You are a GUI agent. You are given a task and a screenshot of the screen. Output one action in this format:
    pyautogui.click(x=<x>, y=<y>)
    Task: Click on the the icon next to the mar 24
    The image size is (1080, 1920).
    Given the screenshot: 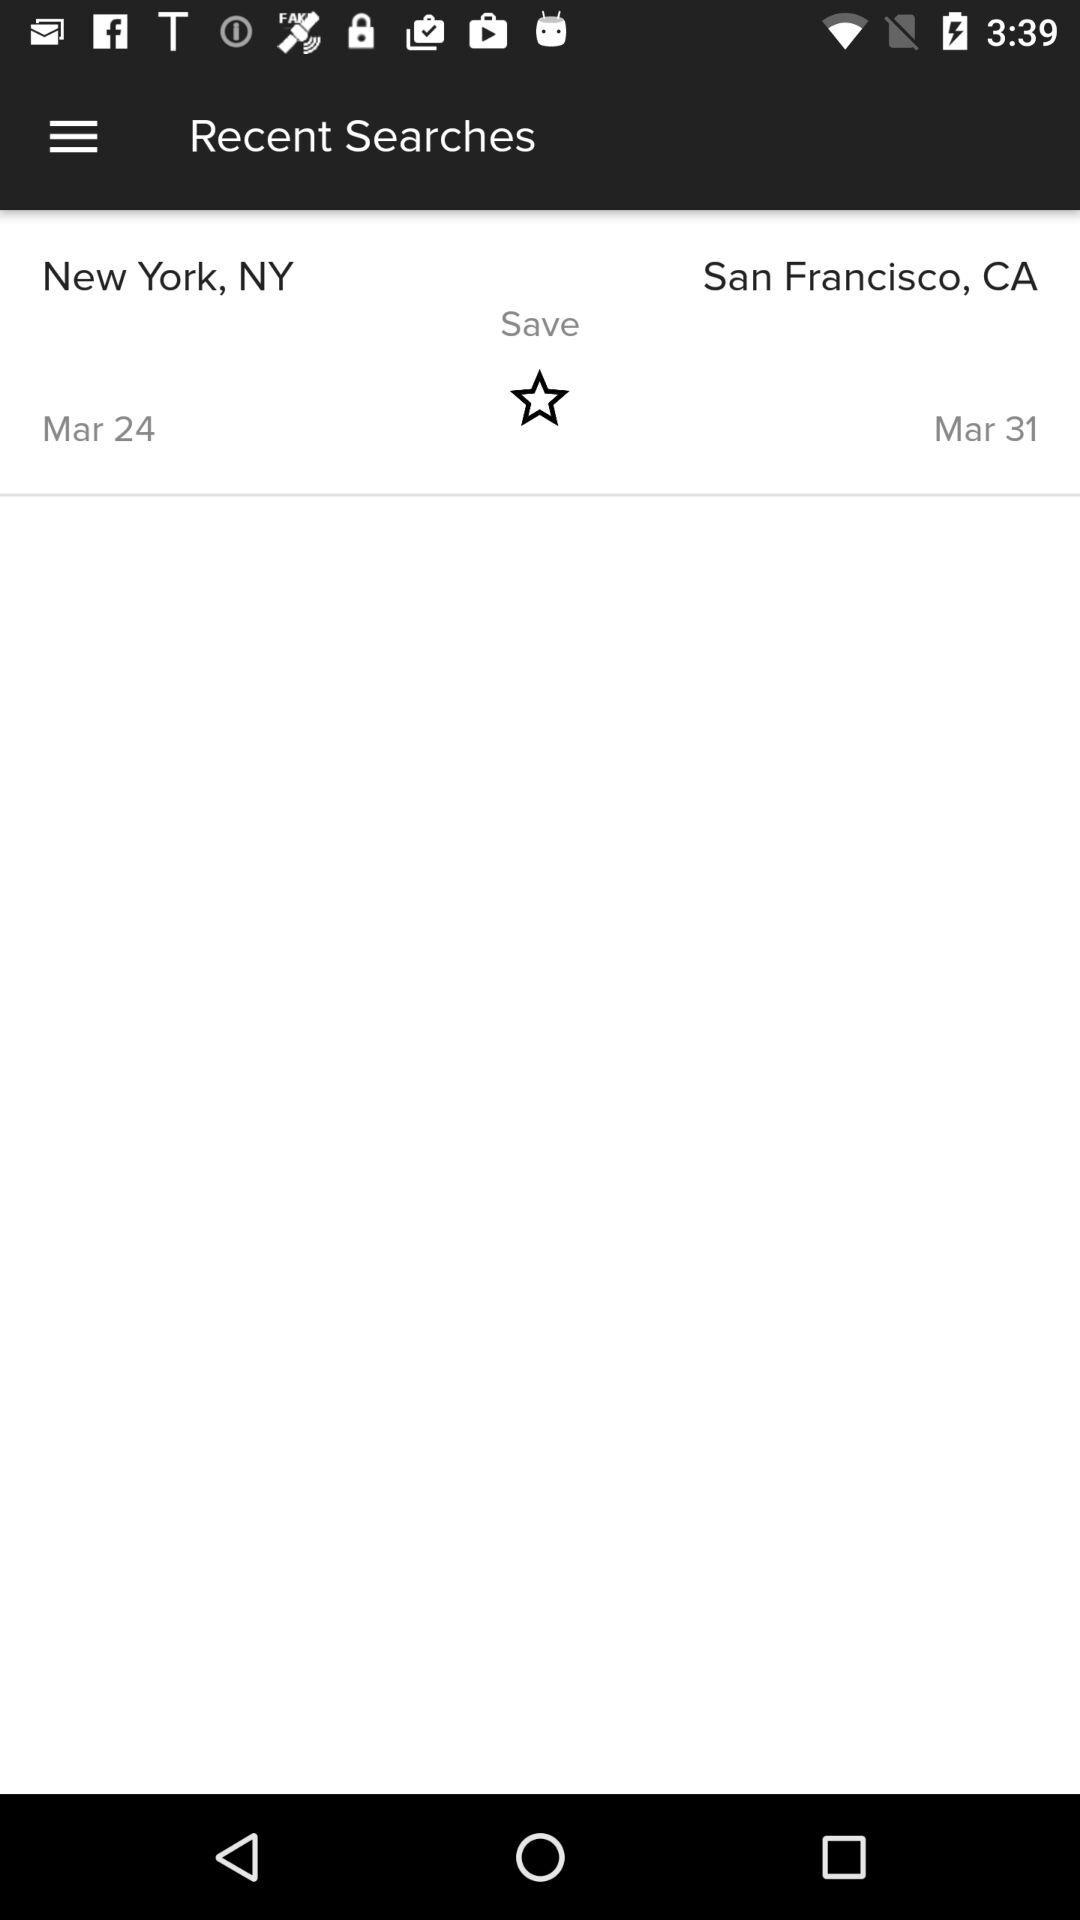 What is the action you would take?
    pyautogui.click(x=538, y=398)
    